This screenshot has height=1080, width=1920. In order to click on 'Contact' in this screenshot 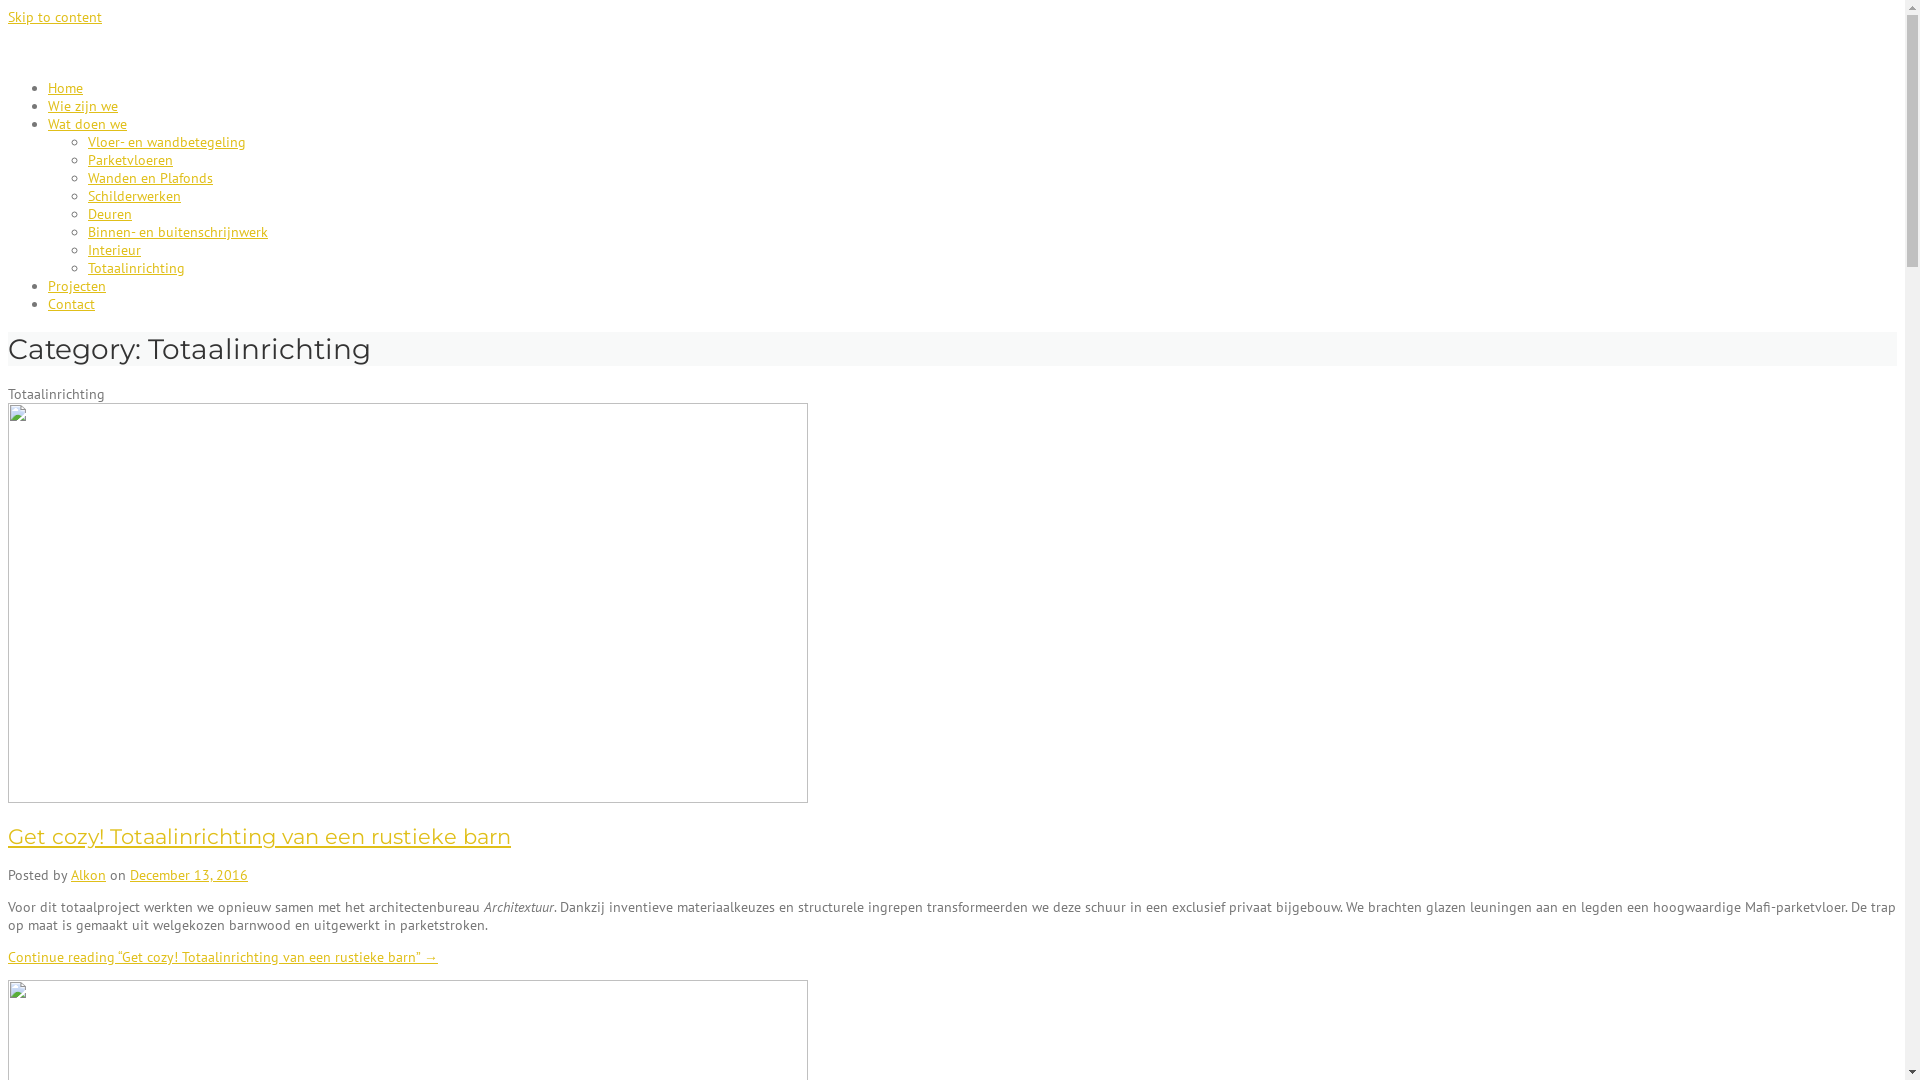, I will do `click(71, 304)`.